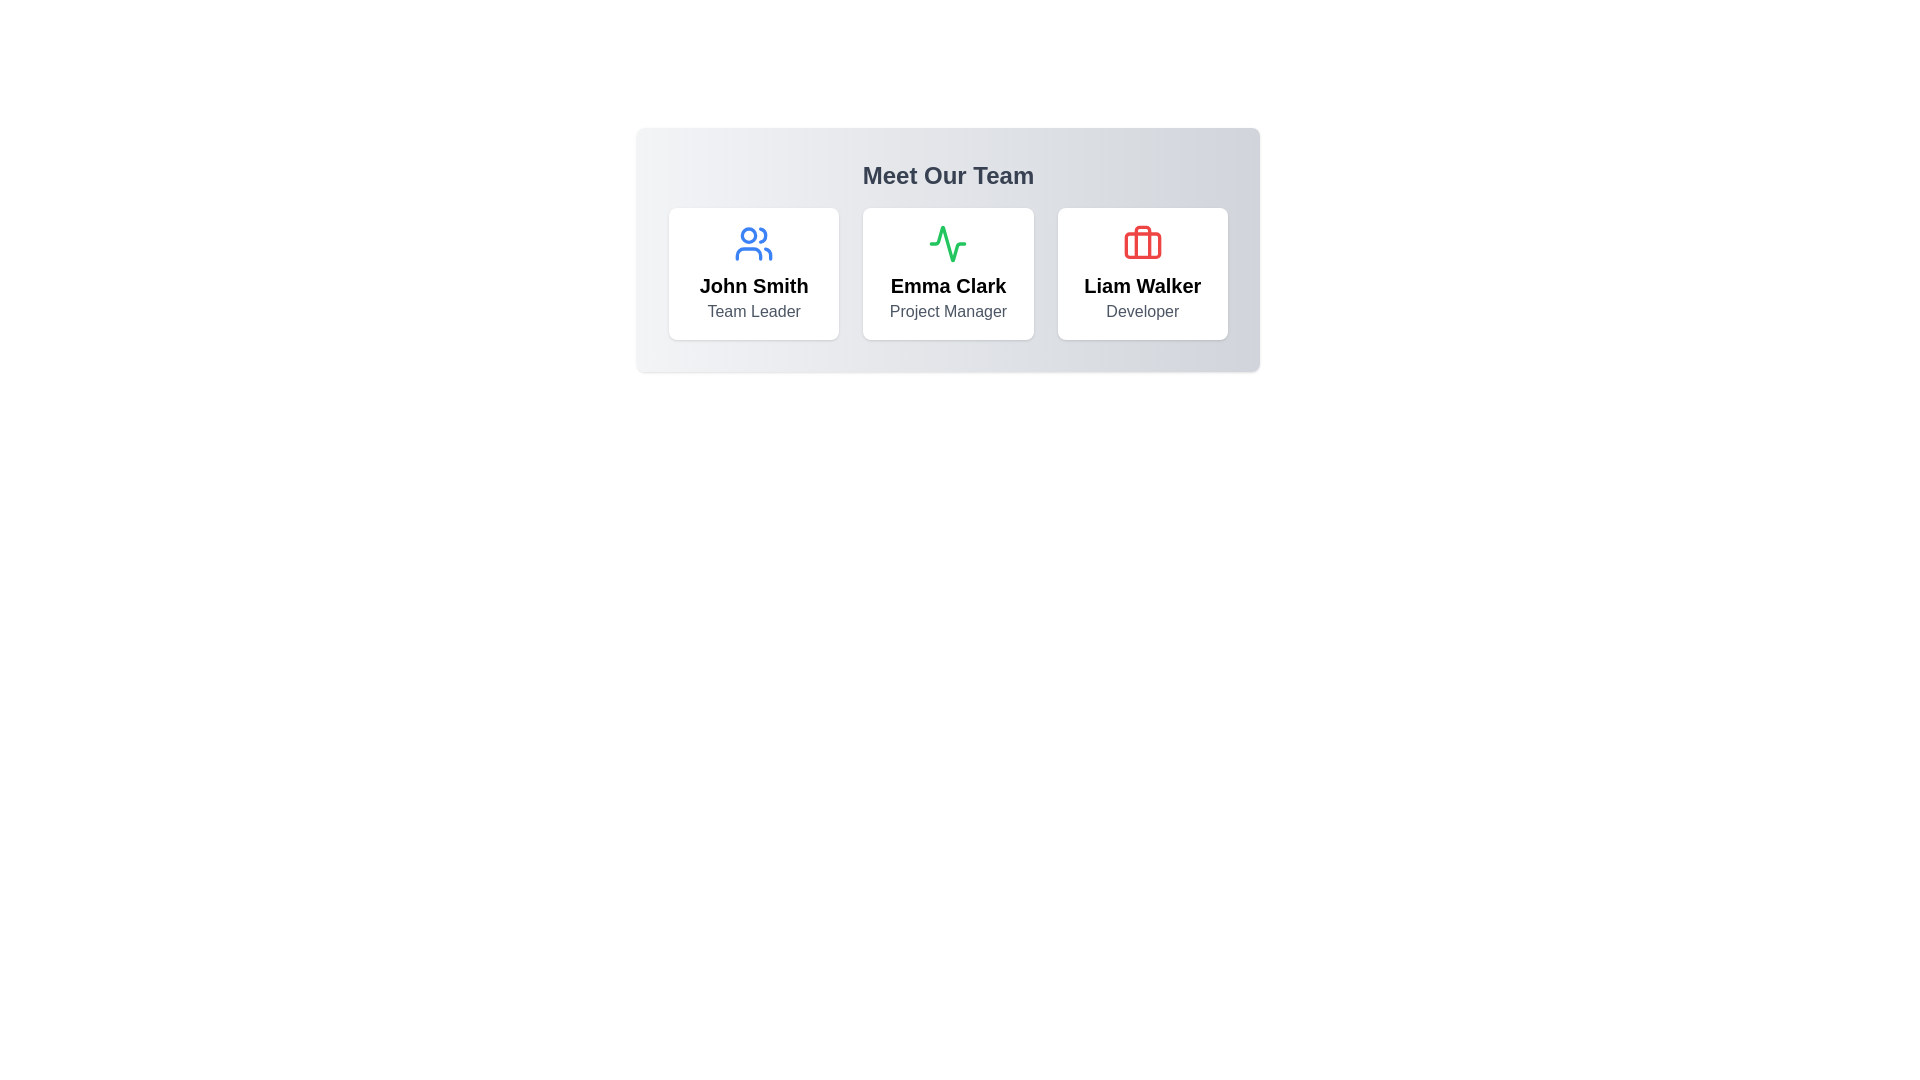  What do you see at coordinates (1142, 273) in the screenshot?
I see `the informational card displaying the name 'Liam Walker' and the role 'Developer' in the 'Meet Our Team' section, which is the third card in the grid` at bounding box center [1142, 273].